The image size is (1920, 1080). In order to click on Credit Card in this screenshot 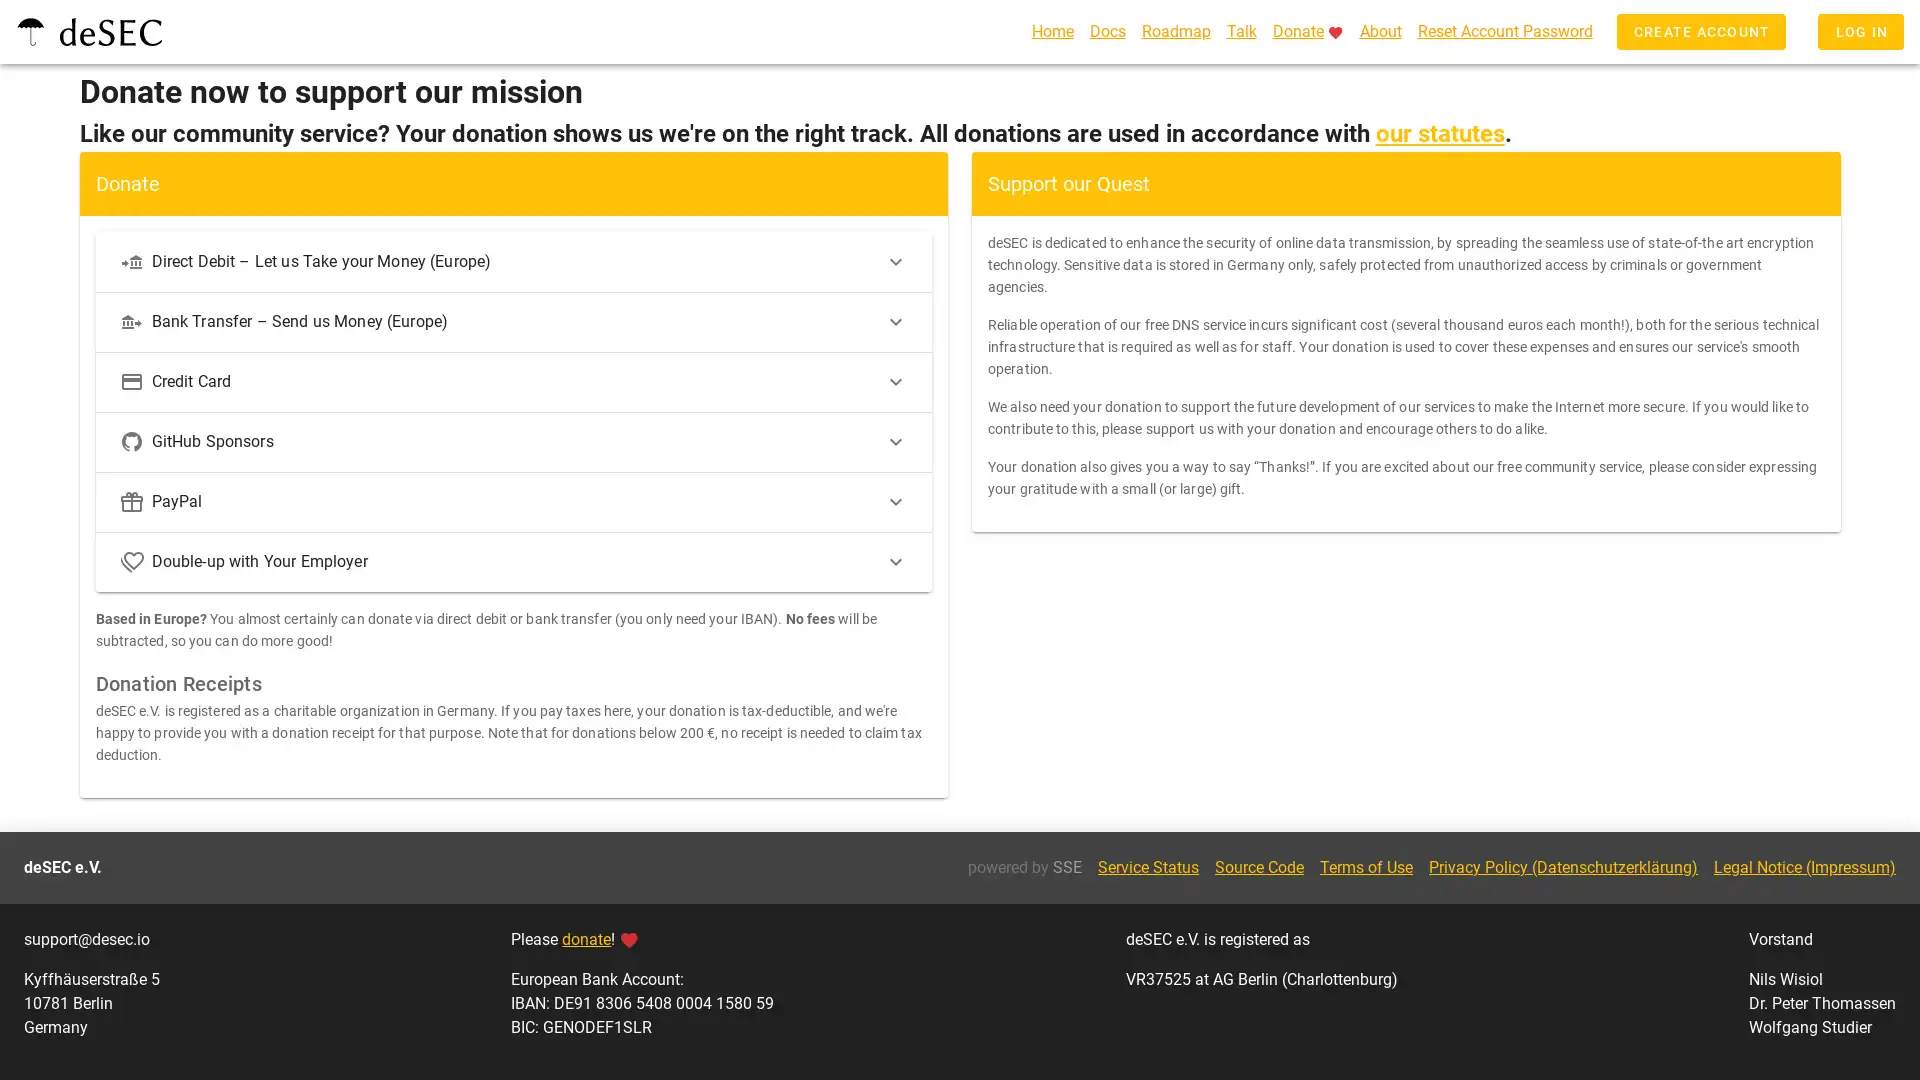, I will do `click(513, 389)`.